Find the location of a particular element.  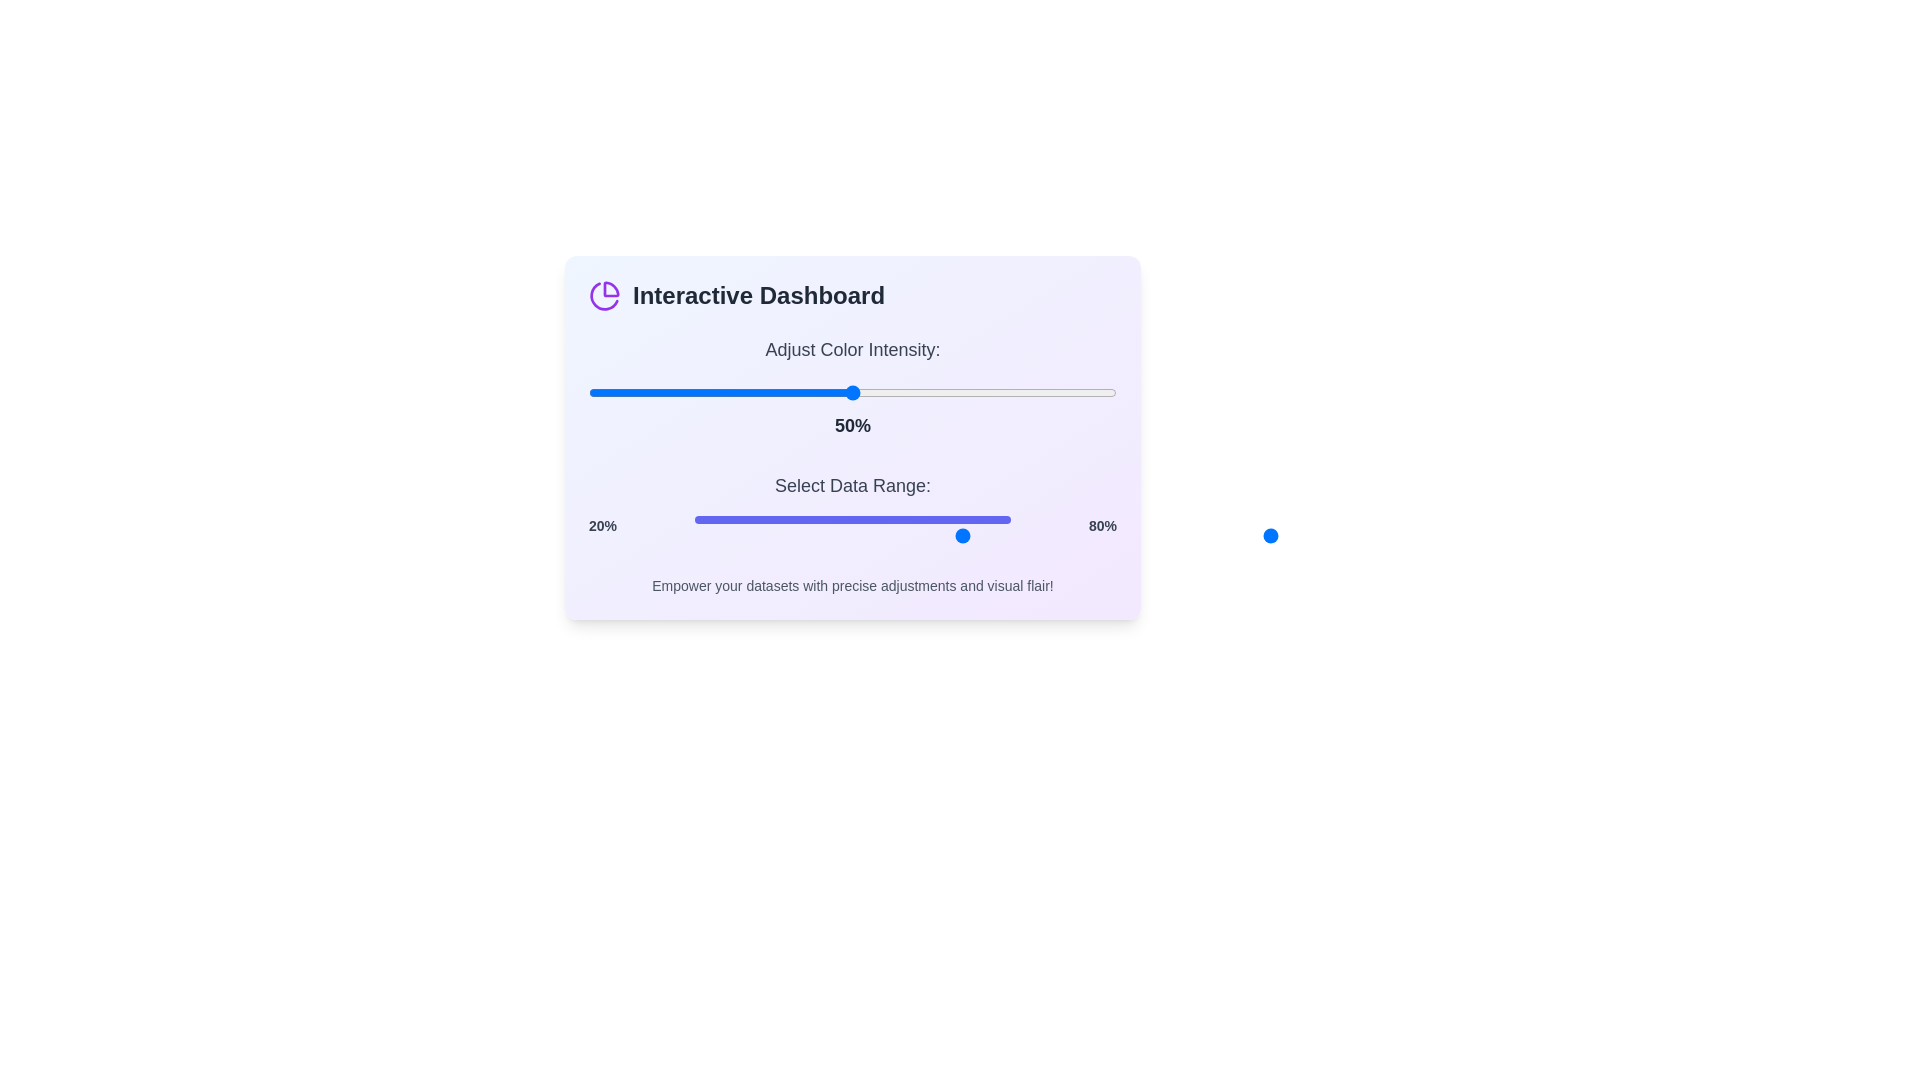

the pie chart icon with smooth, rounded edges and vibrant purple color, located to the left of the text 'Interactive Dashboard' is located at coordinates (603, 296).